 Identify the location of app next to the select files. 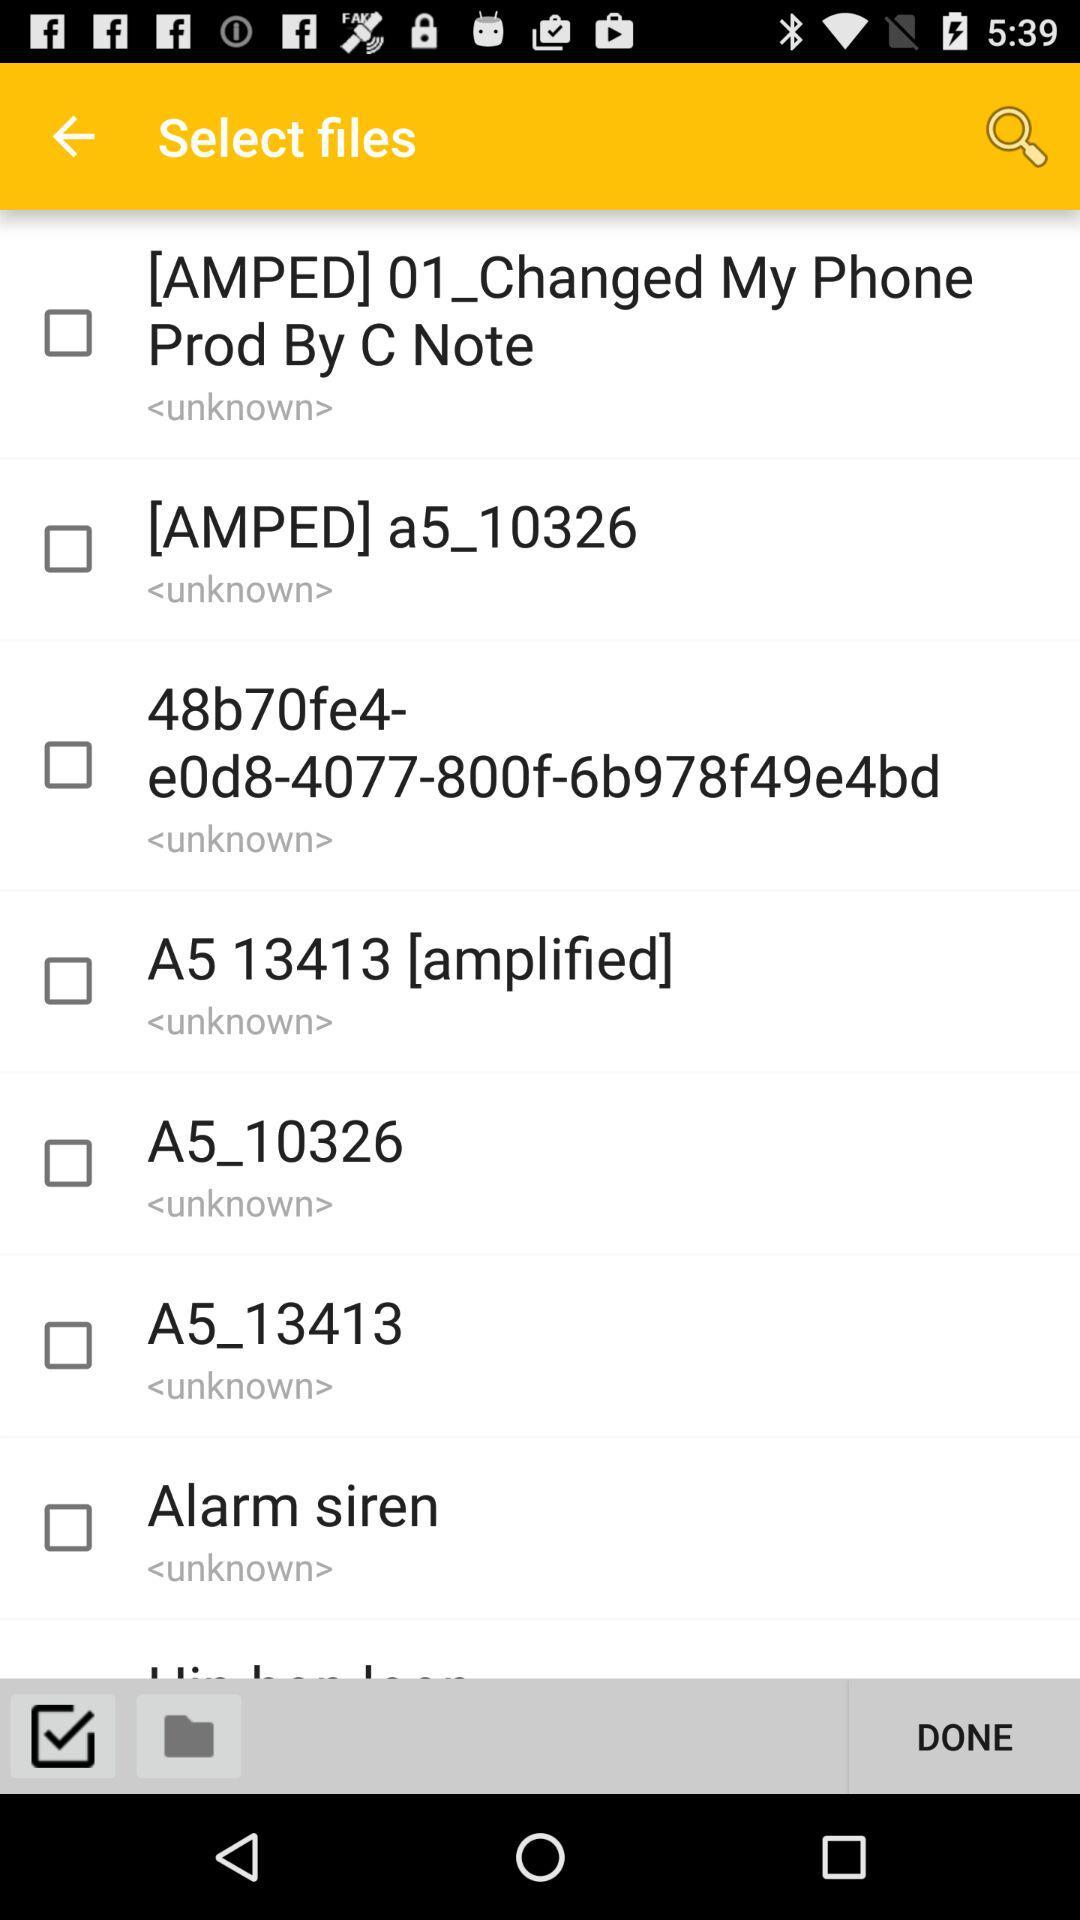
(72, 135).